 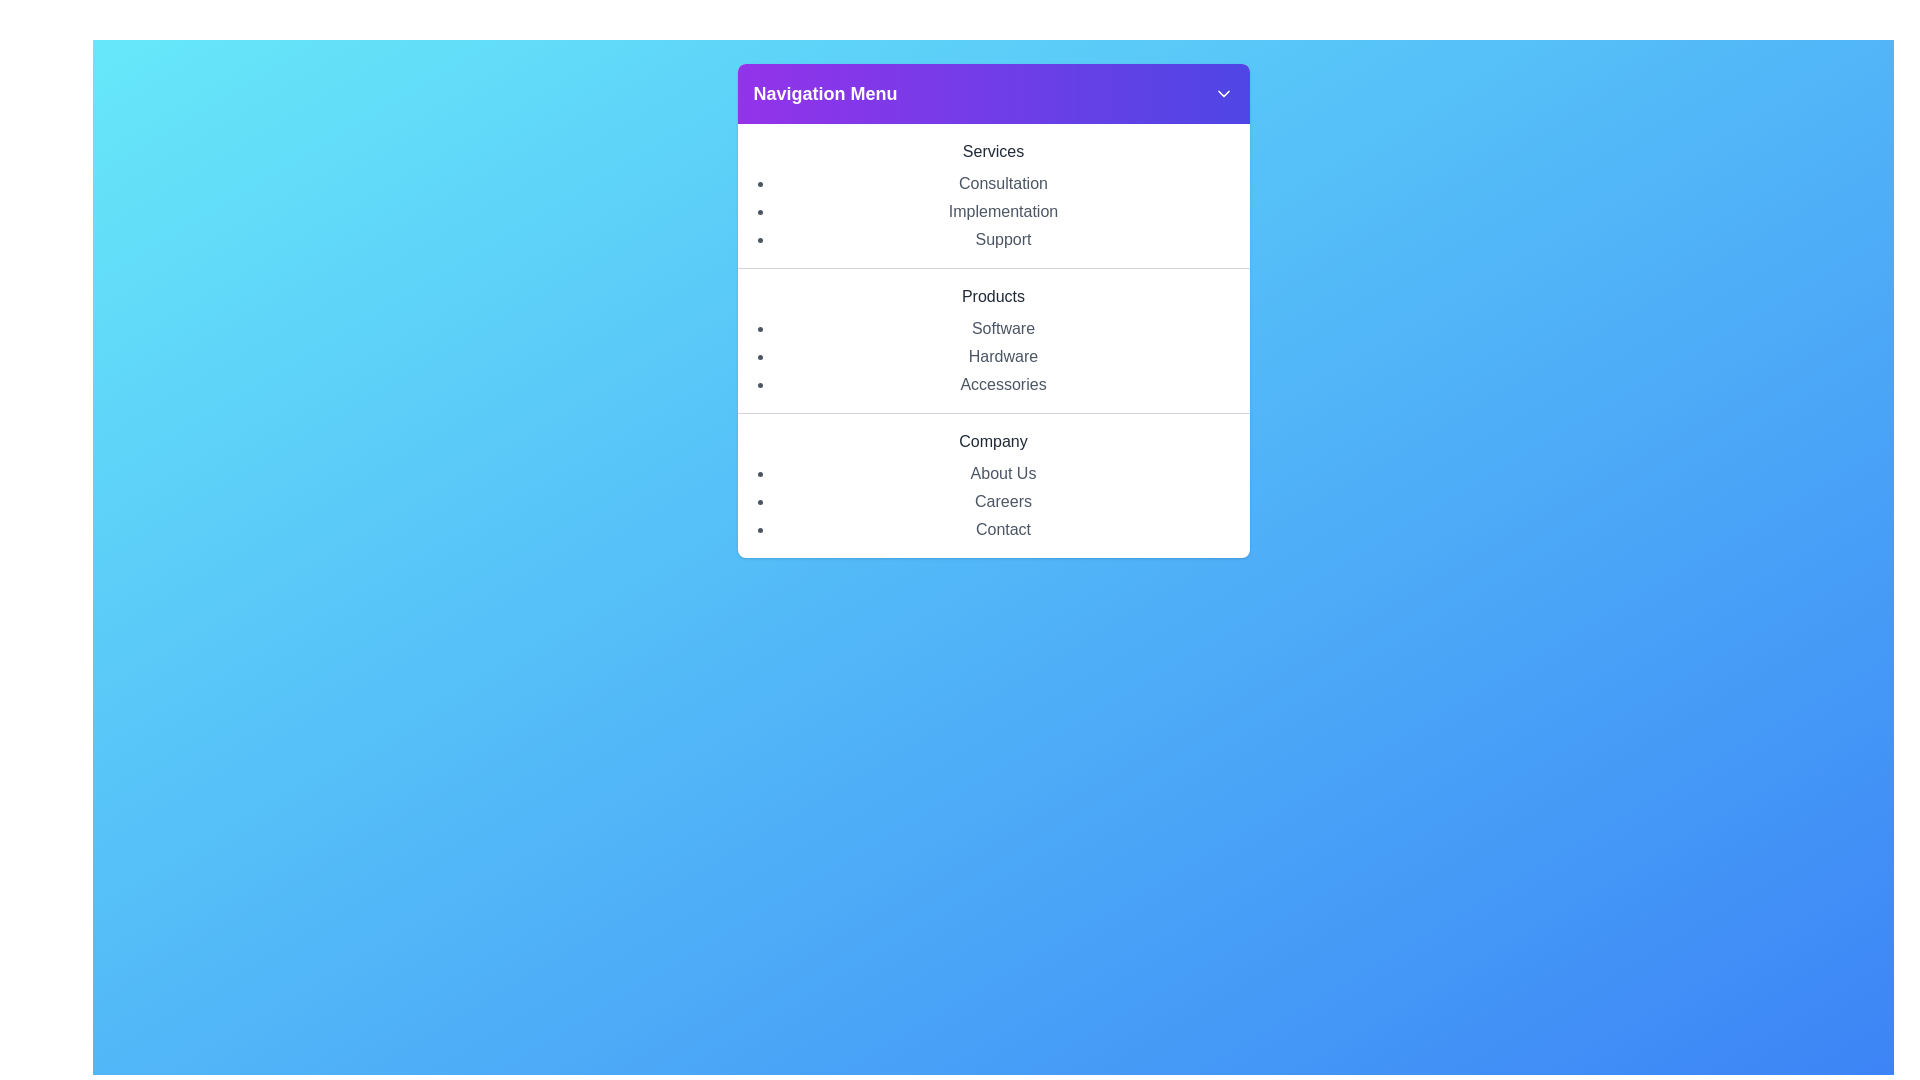 What do you see at coordinates (1003, 238) in the screenshot?
I see `the menu option Support within the category Services` at bounding box center [1003, 238].